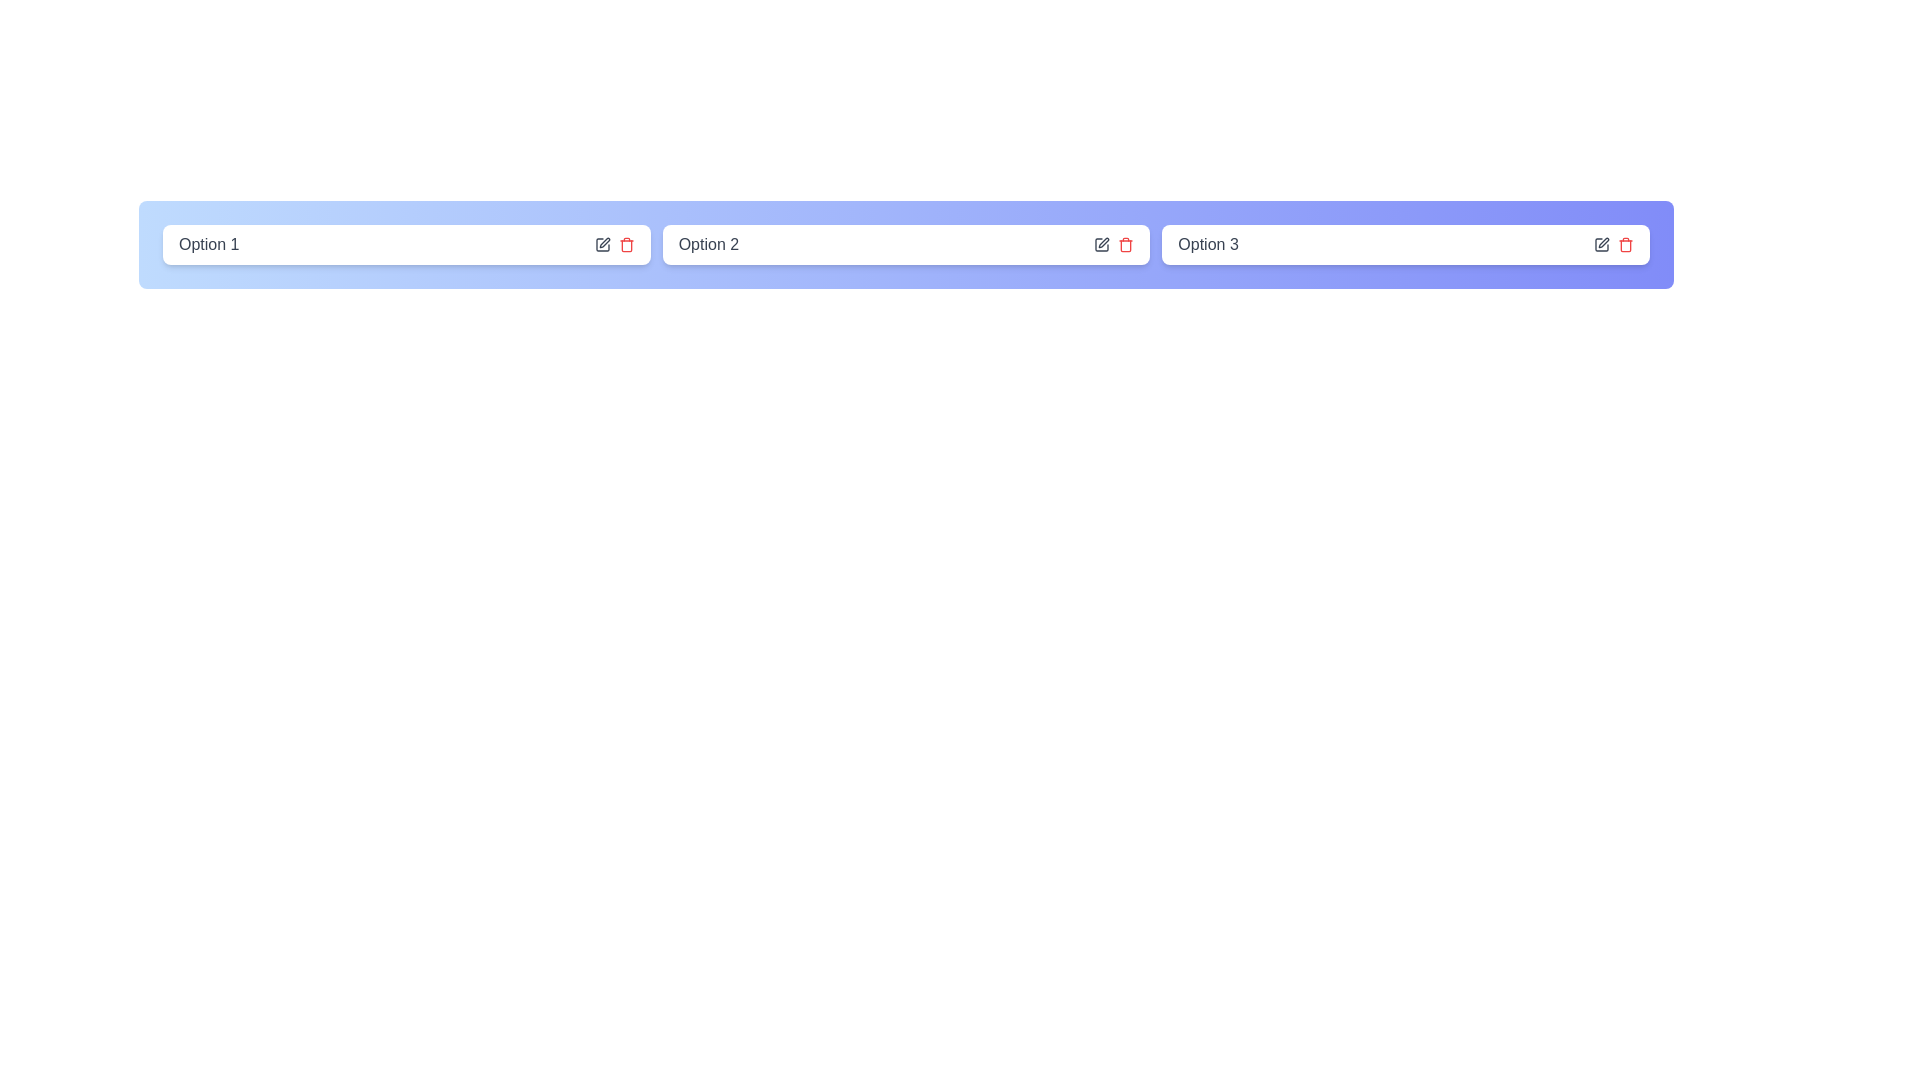 This screenshot has width=1920, height=1080. Describe the element at coordinates (1405, 244) in the screenshot. I see `the chip labeled Option 3` at that location.